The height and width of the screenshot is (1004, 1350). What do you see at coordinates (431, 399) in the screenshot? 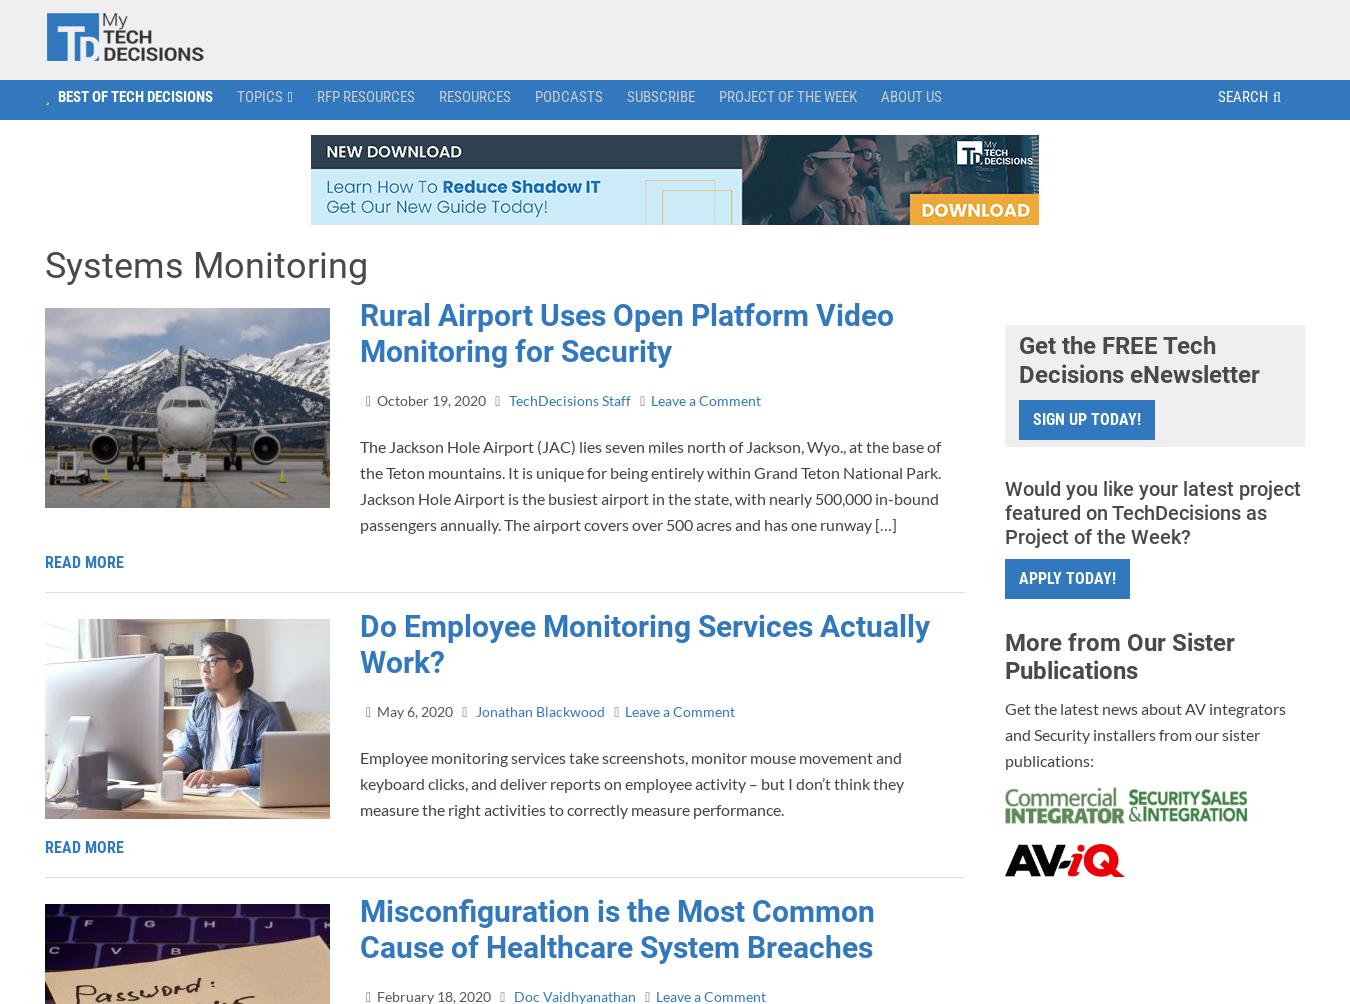
I see `'October 19, 2020'` at bounding box center [431, 399].